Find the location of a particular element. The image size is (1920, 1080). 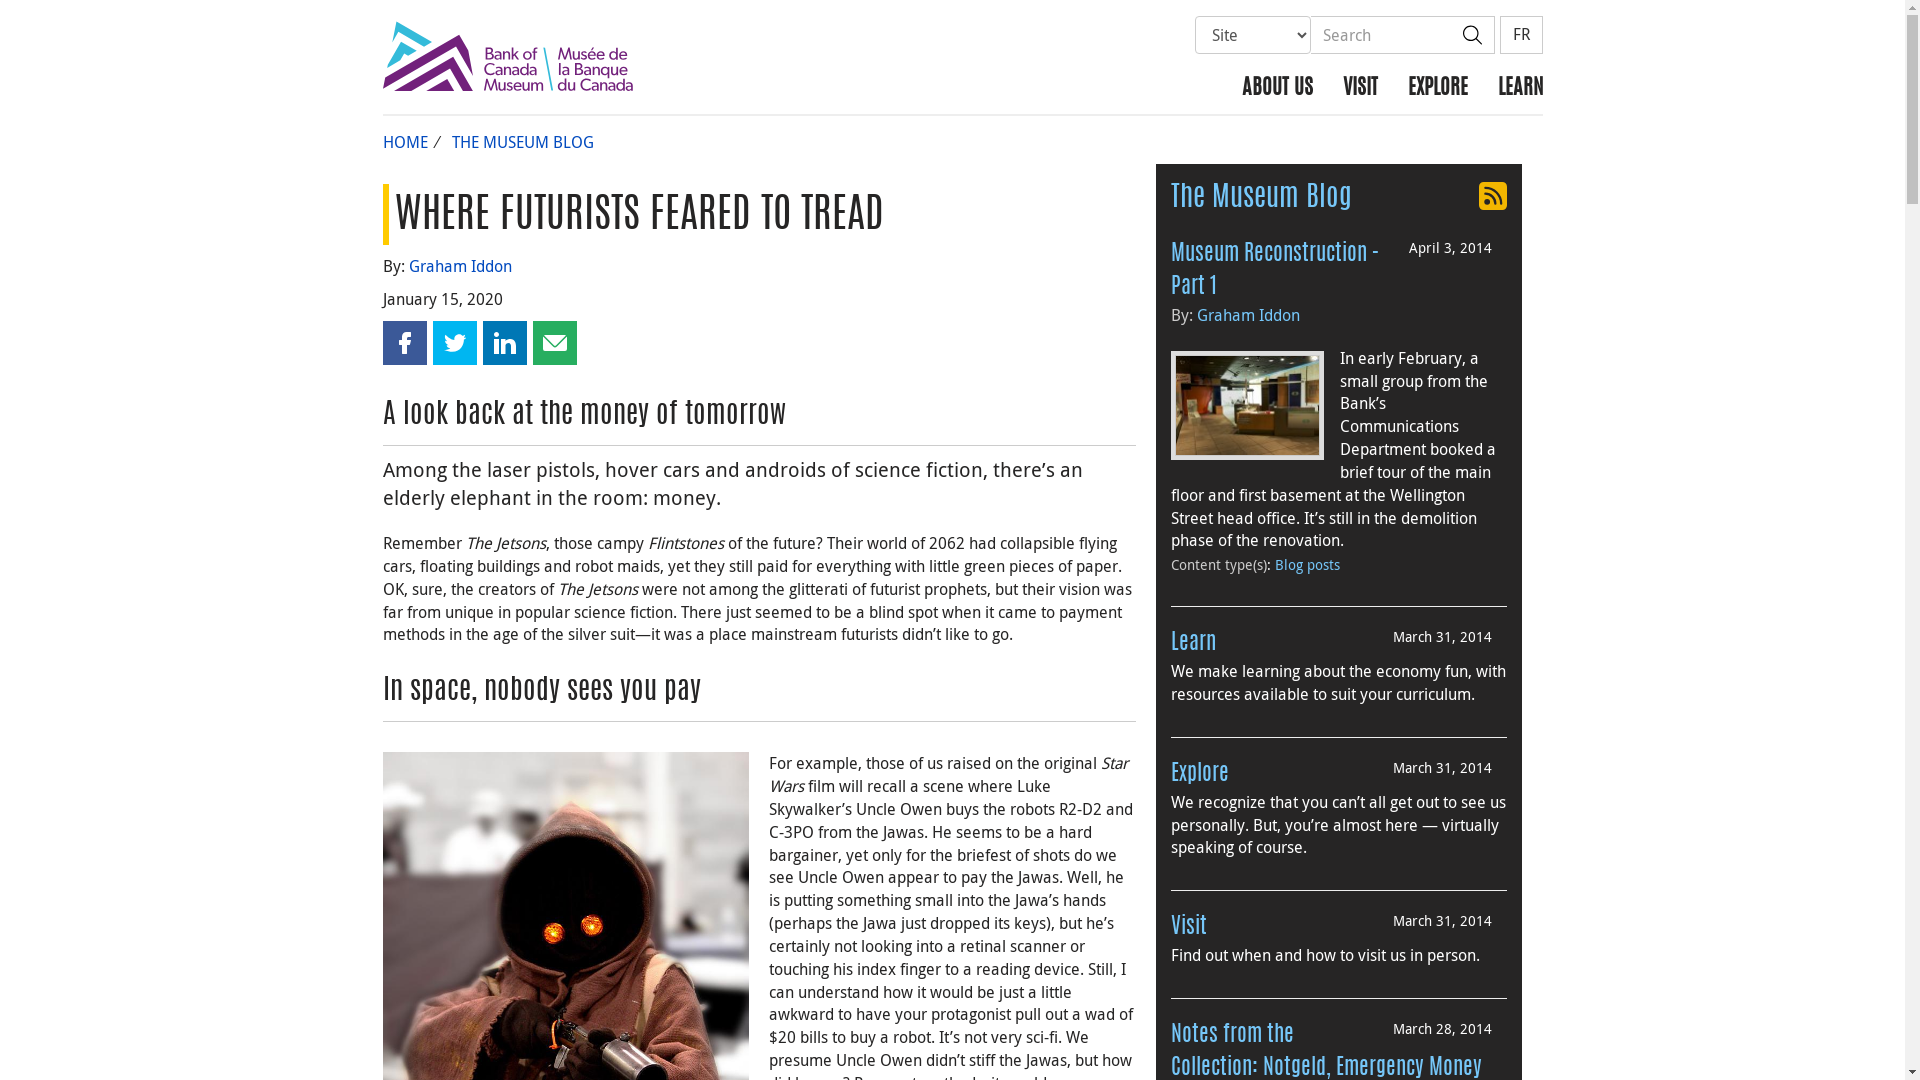

'The Museum Blog' is located at coordinates (1260, 199).